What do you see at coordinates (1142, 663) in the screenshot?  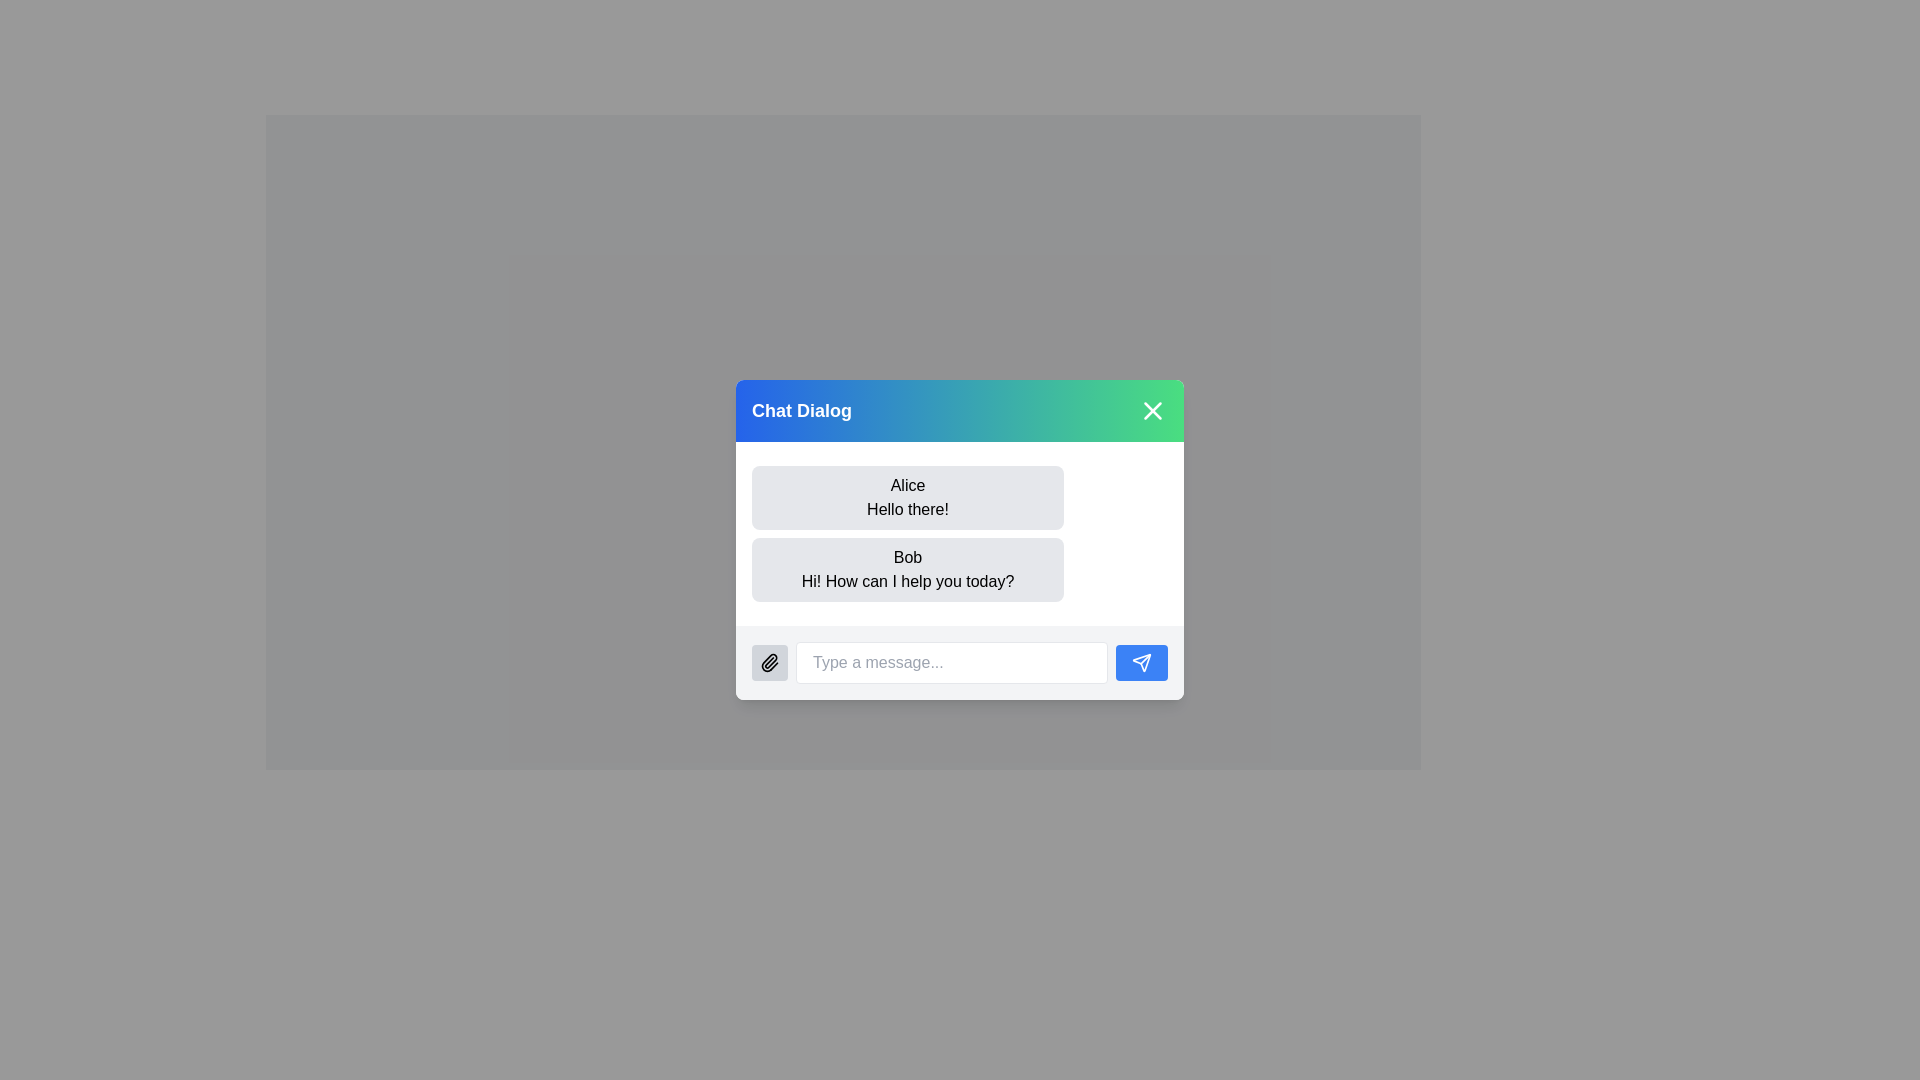 I see `the 'Send' button with an embedded icon located at the bottom-right corner of the chat interface` at bounding box center [1142, 663].